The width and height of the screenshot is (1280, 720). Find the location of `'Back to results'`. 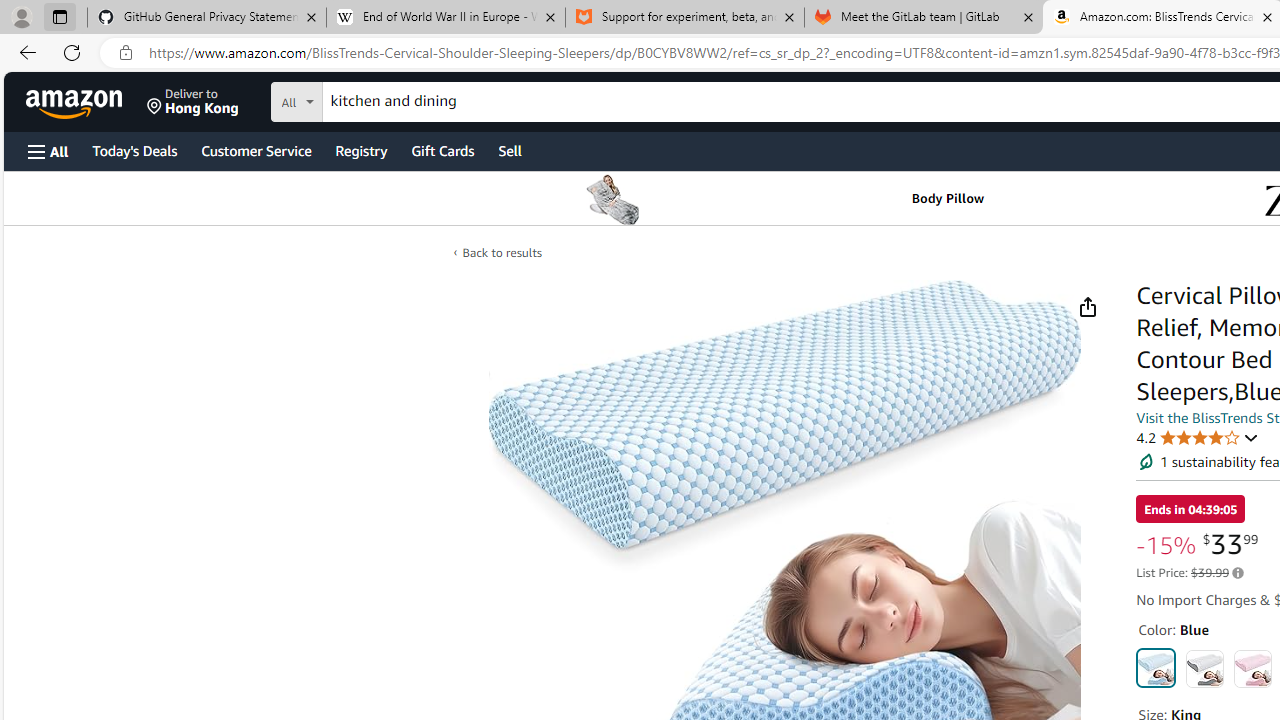

'Back to results' is located at coordinates (501, 251).